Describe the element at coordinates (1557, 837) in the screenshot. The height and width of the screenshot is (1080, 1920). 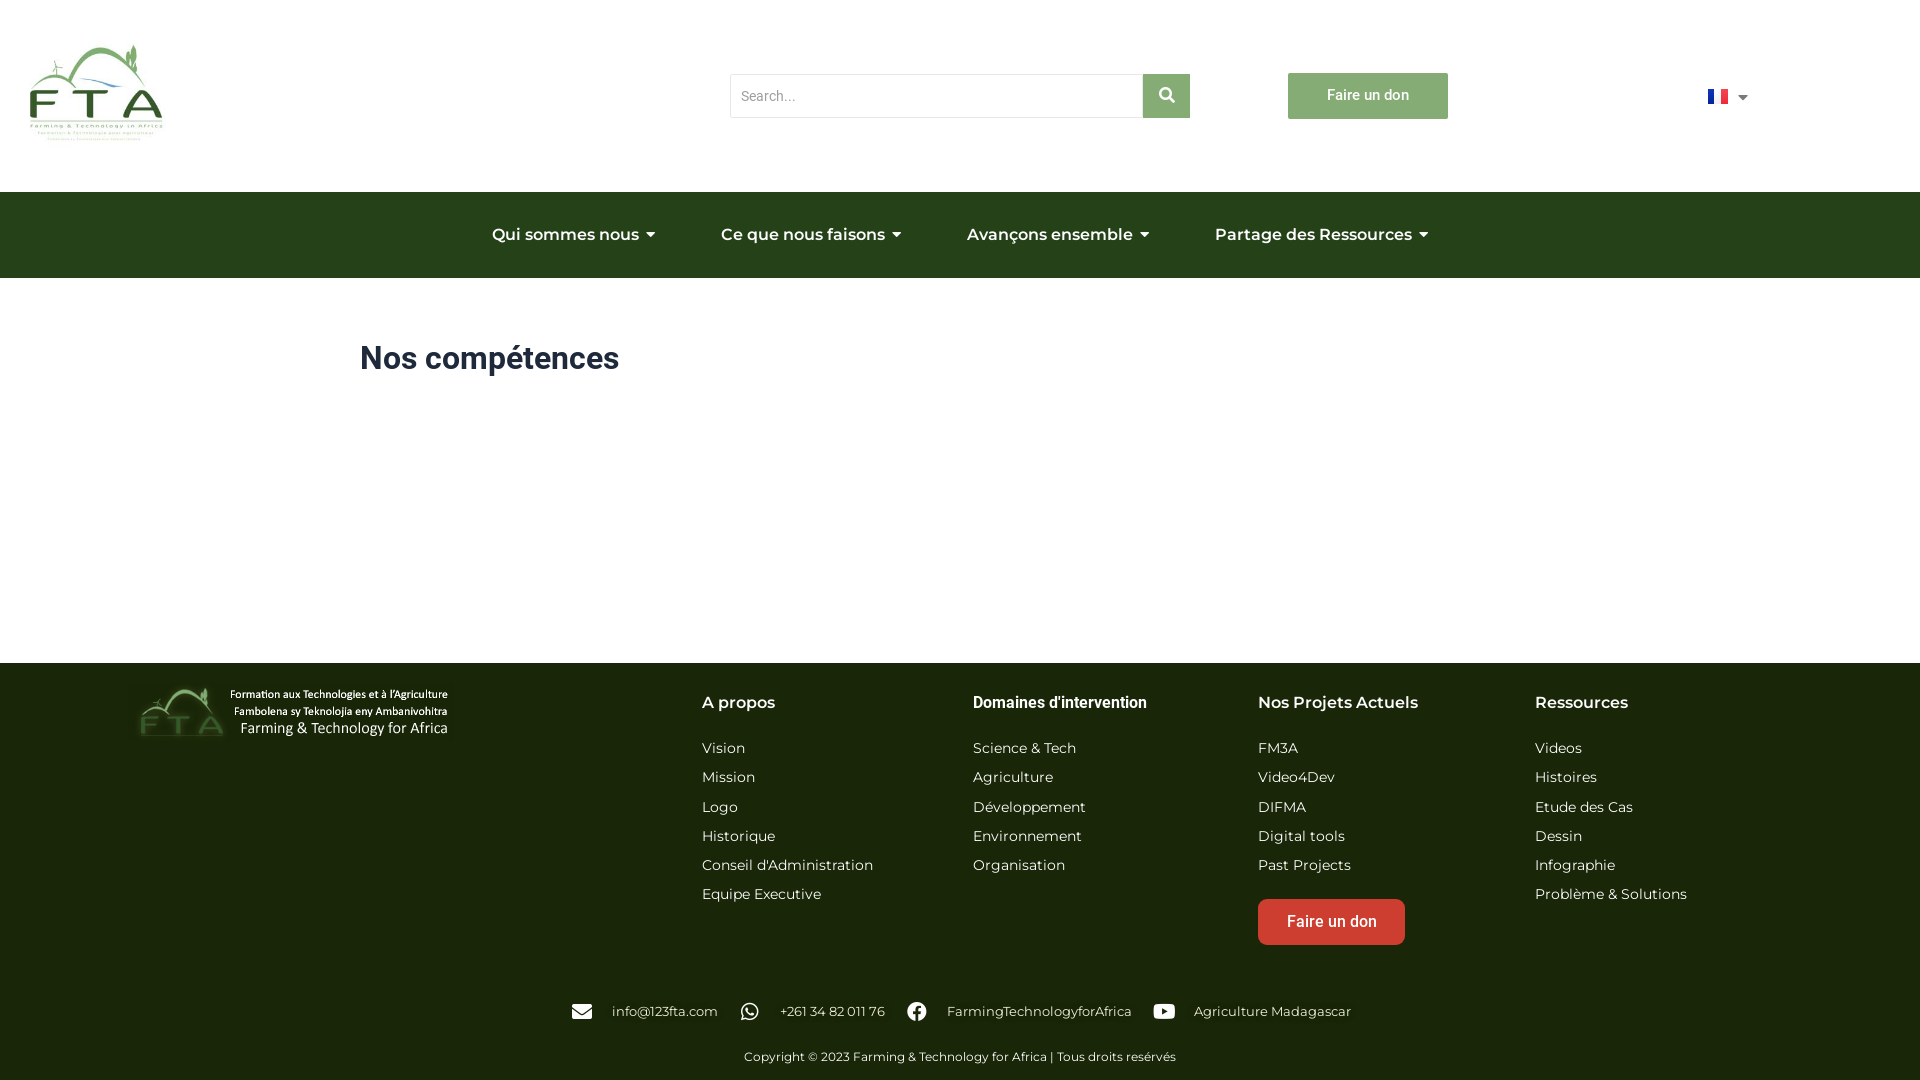
I see `'Dessin'` at that location.